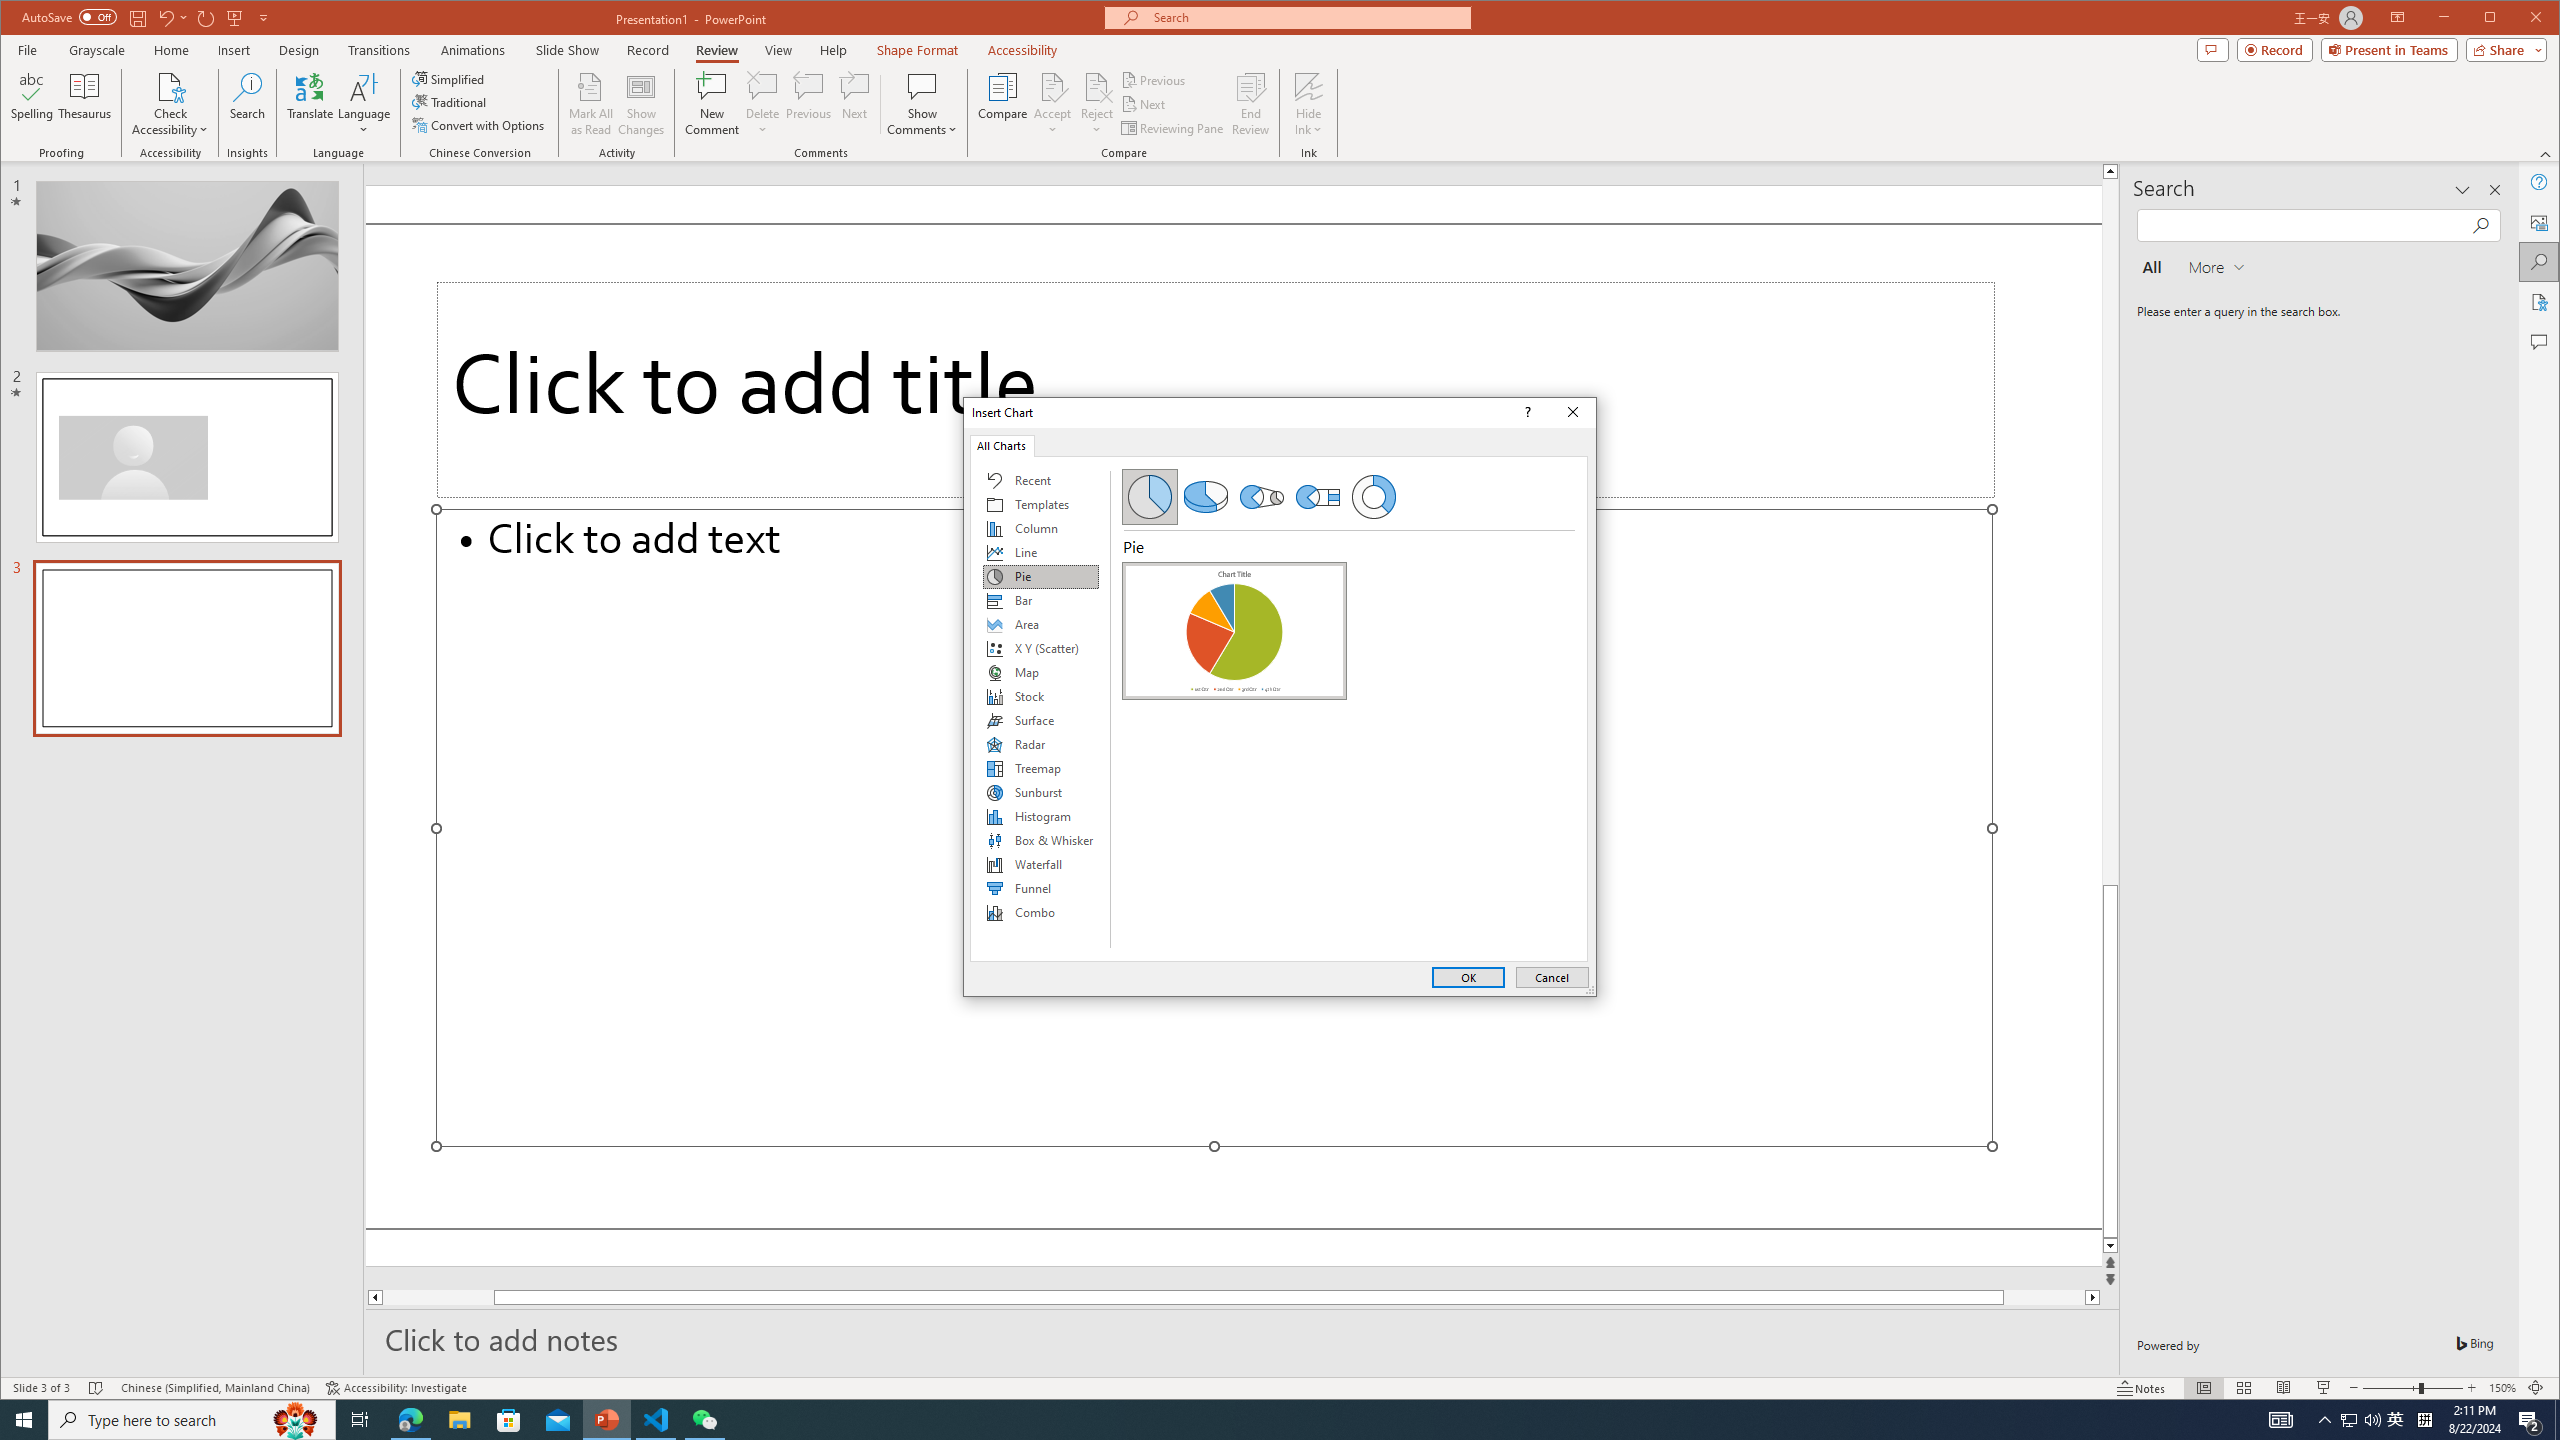  Describe the element at coordinates (1039, 624) in the screenshot. I see `'Area'` at that location.